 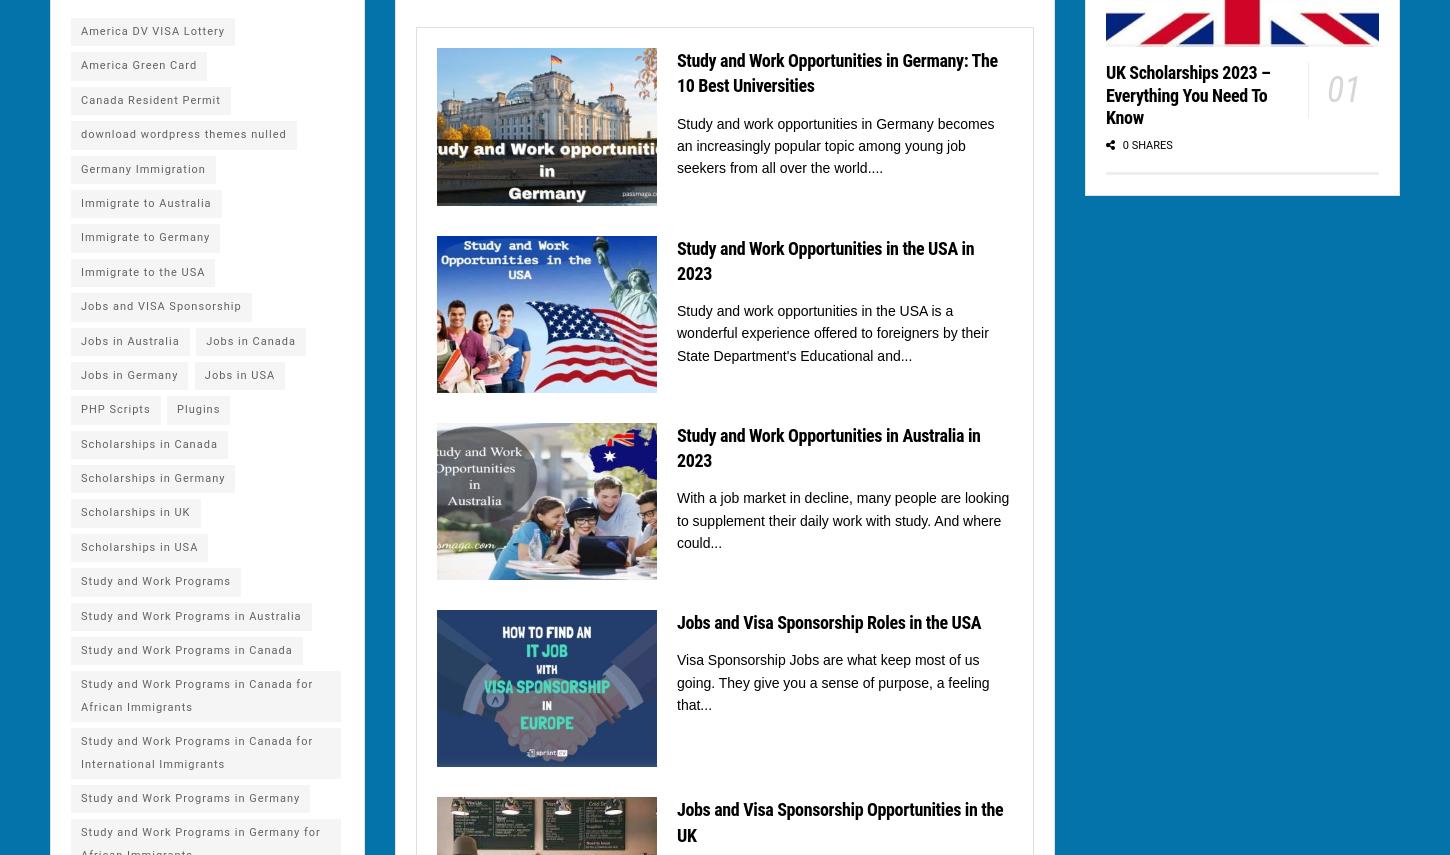 I want to click on 'Visa Sponsorship Jobs are what keep most of us going. They give you a sense of purpose, a feeling that...', so click(x=833, y=682).